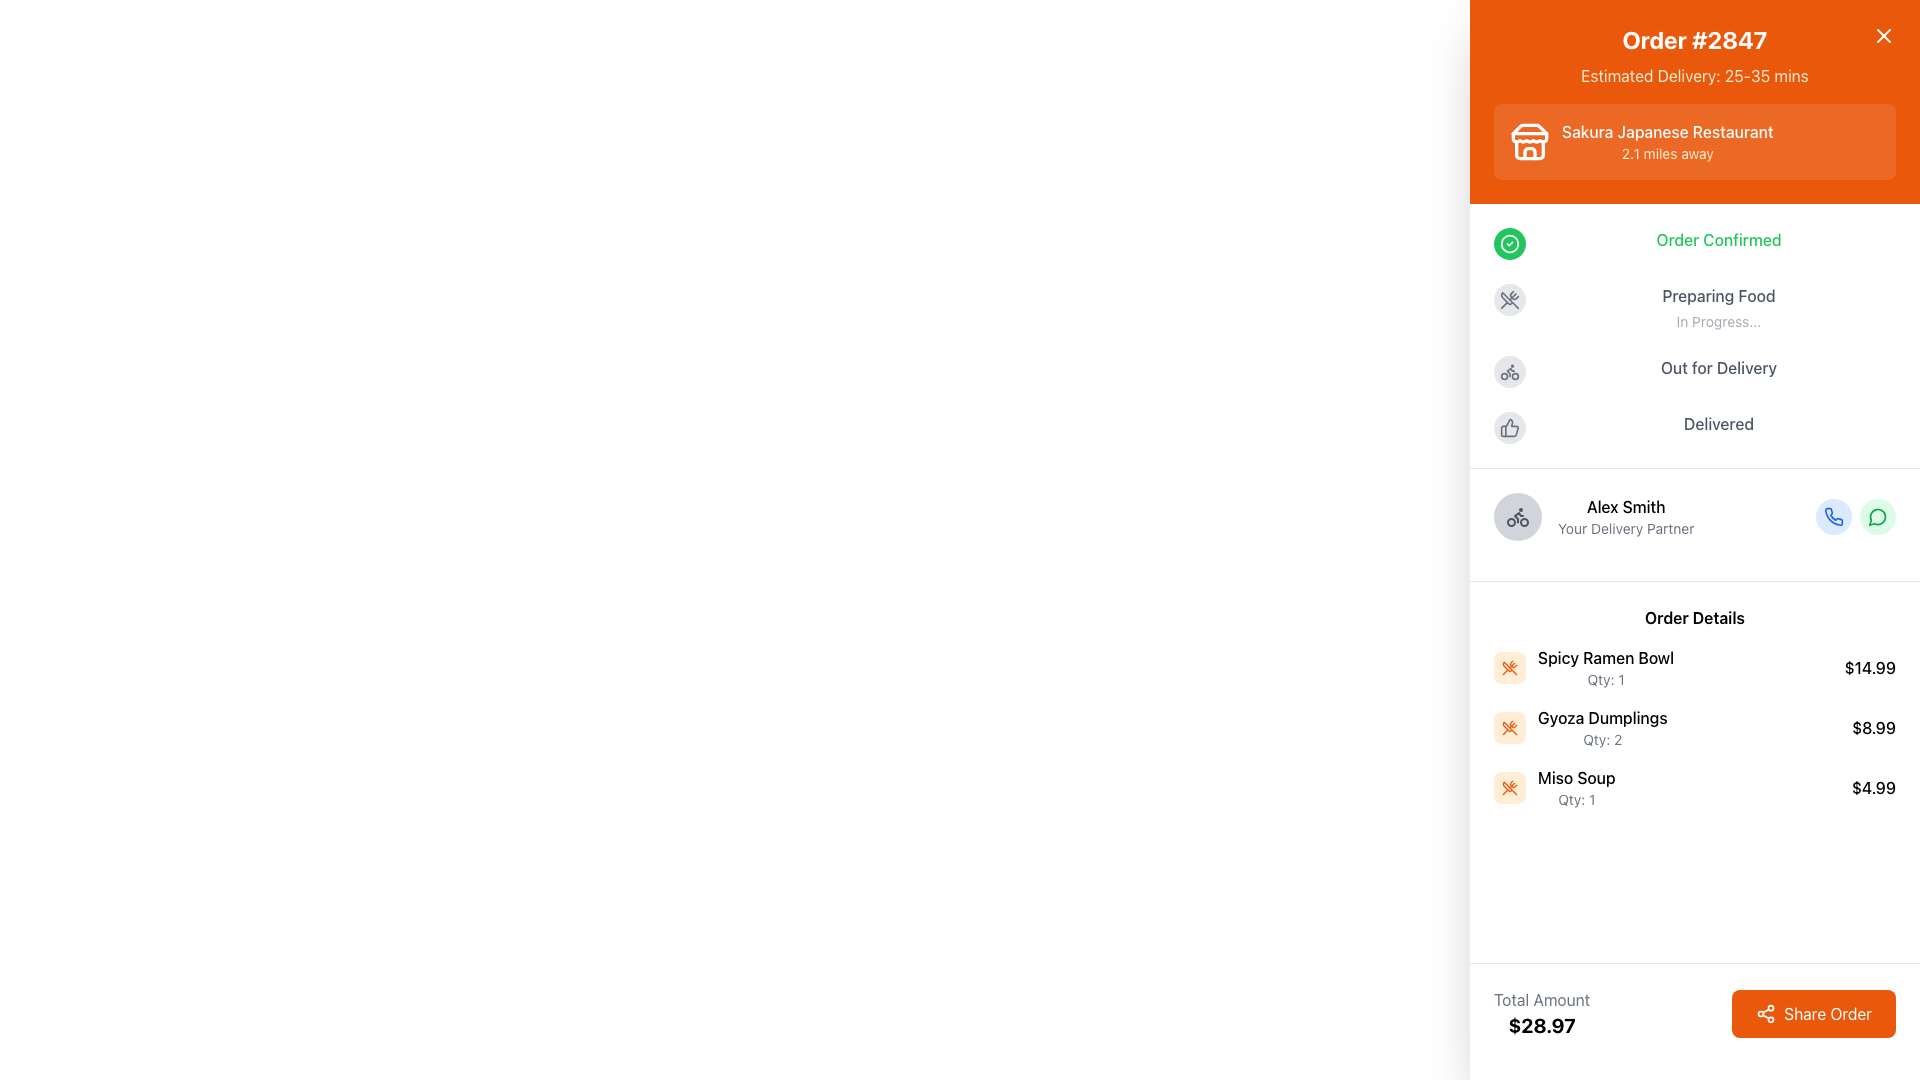 The image size is (1920, 1080). What do you see at coordinates (1693, 427) in the screenshot?
I see `the Progress step element that displays the text 'Delivered' next to a thumbs-up icon, located at the bottom of the order progress stack` at bounding box center [1693, 427].